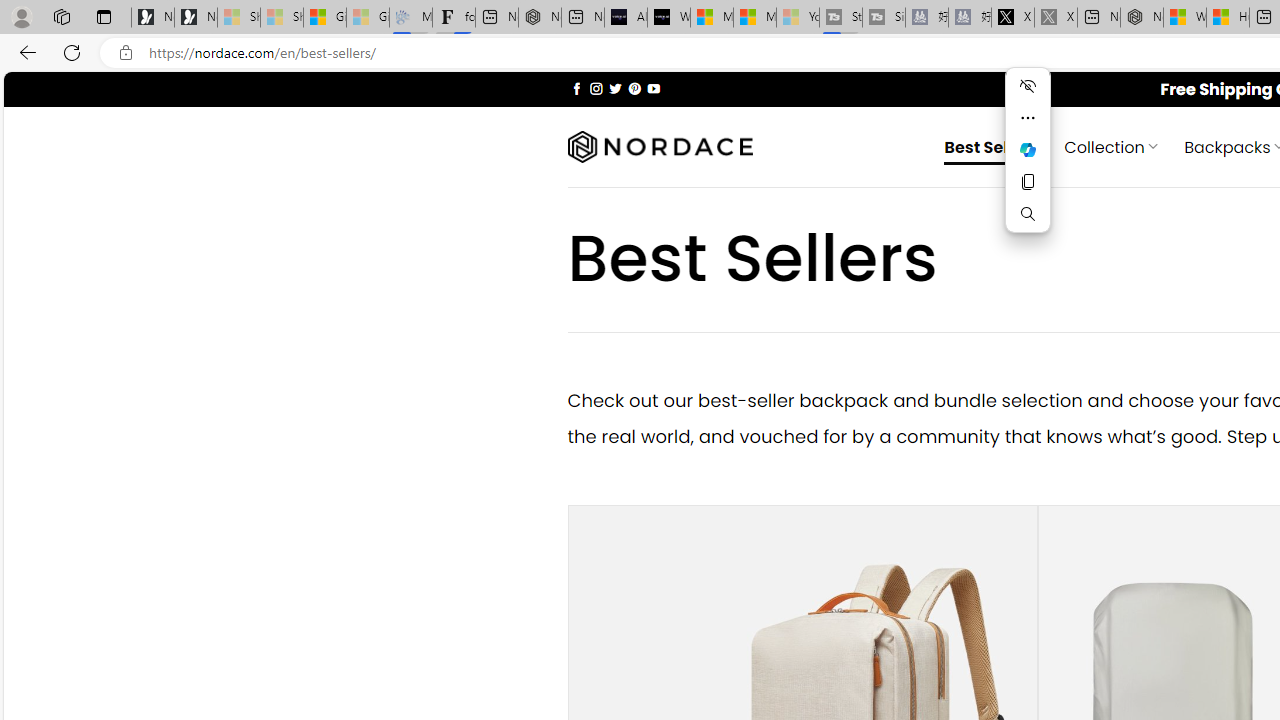 This screenshot has width=1280, height=720. Describe the element at coordinates (712, 17) in the screenshot. I see `'Microsoft Start Sports'` at that location.